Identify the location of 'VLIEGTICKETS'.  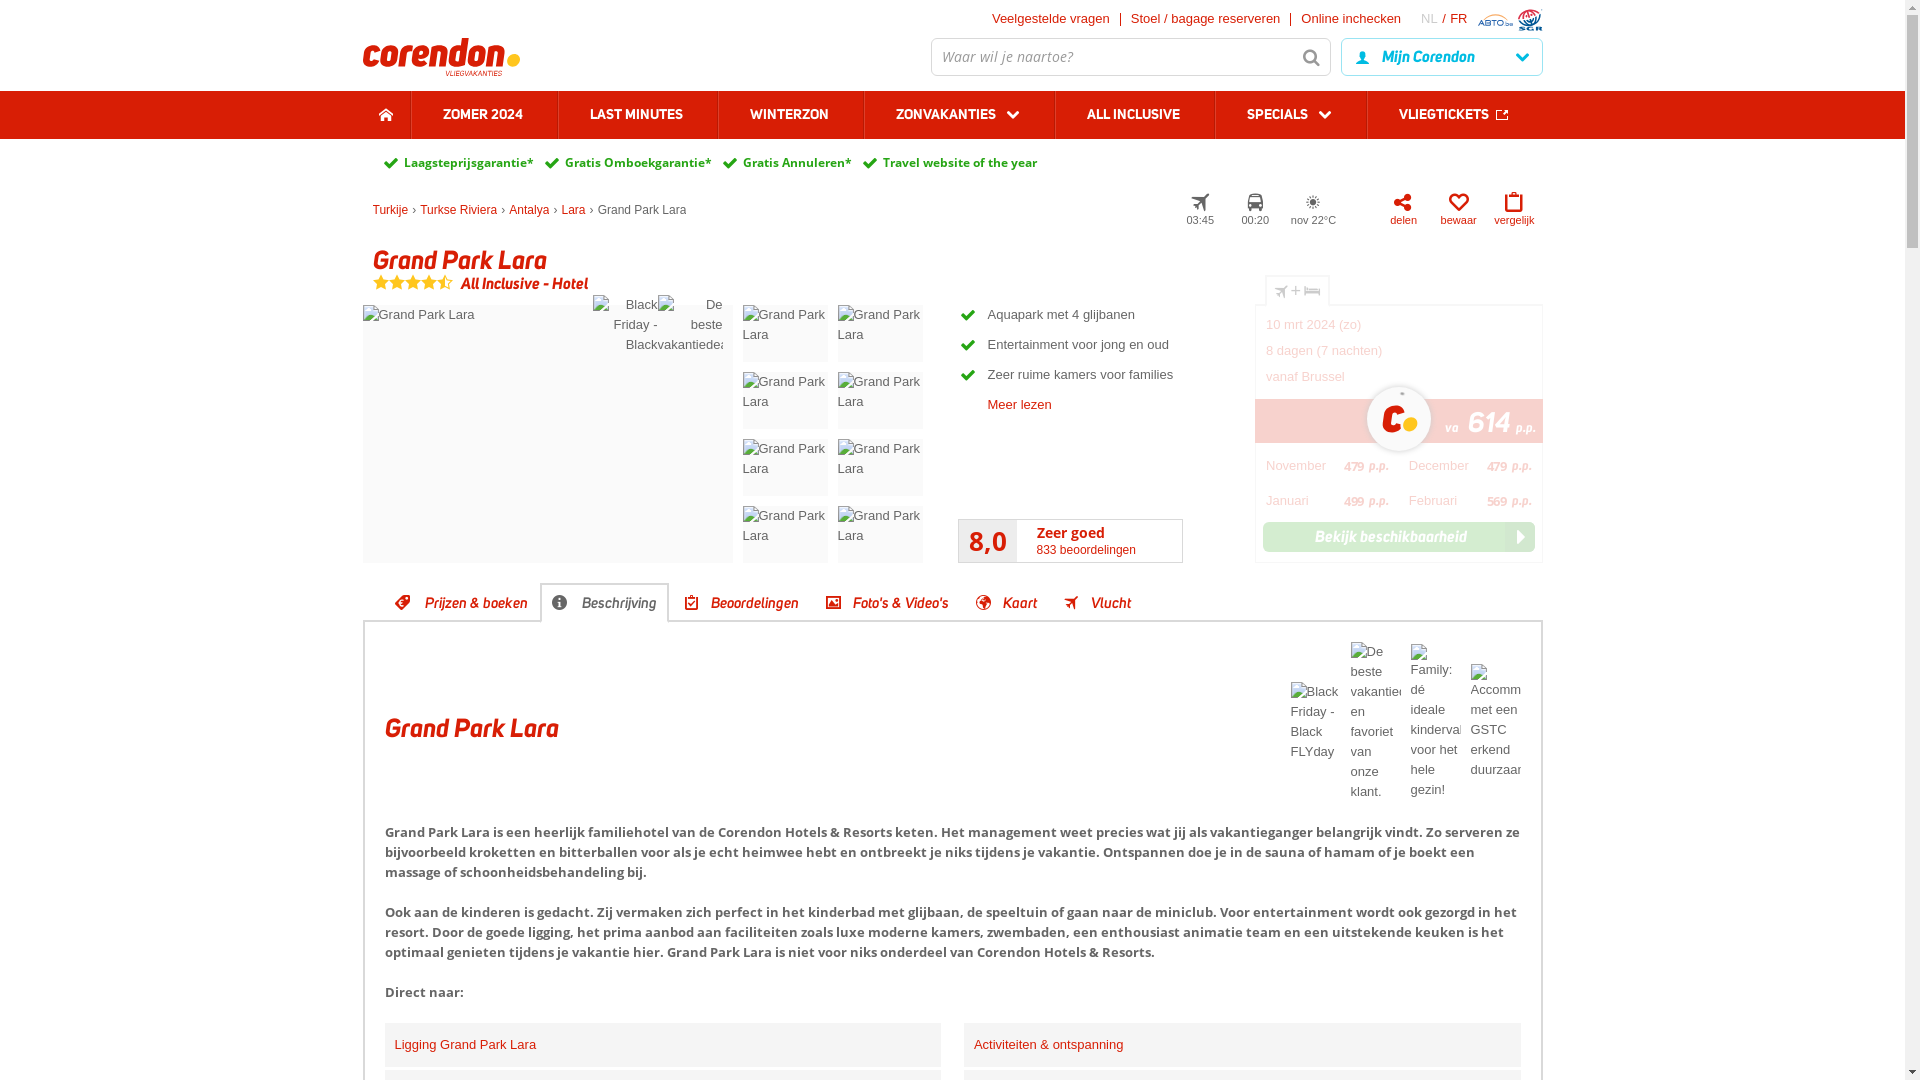
(1454, 115).